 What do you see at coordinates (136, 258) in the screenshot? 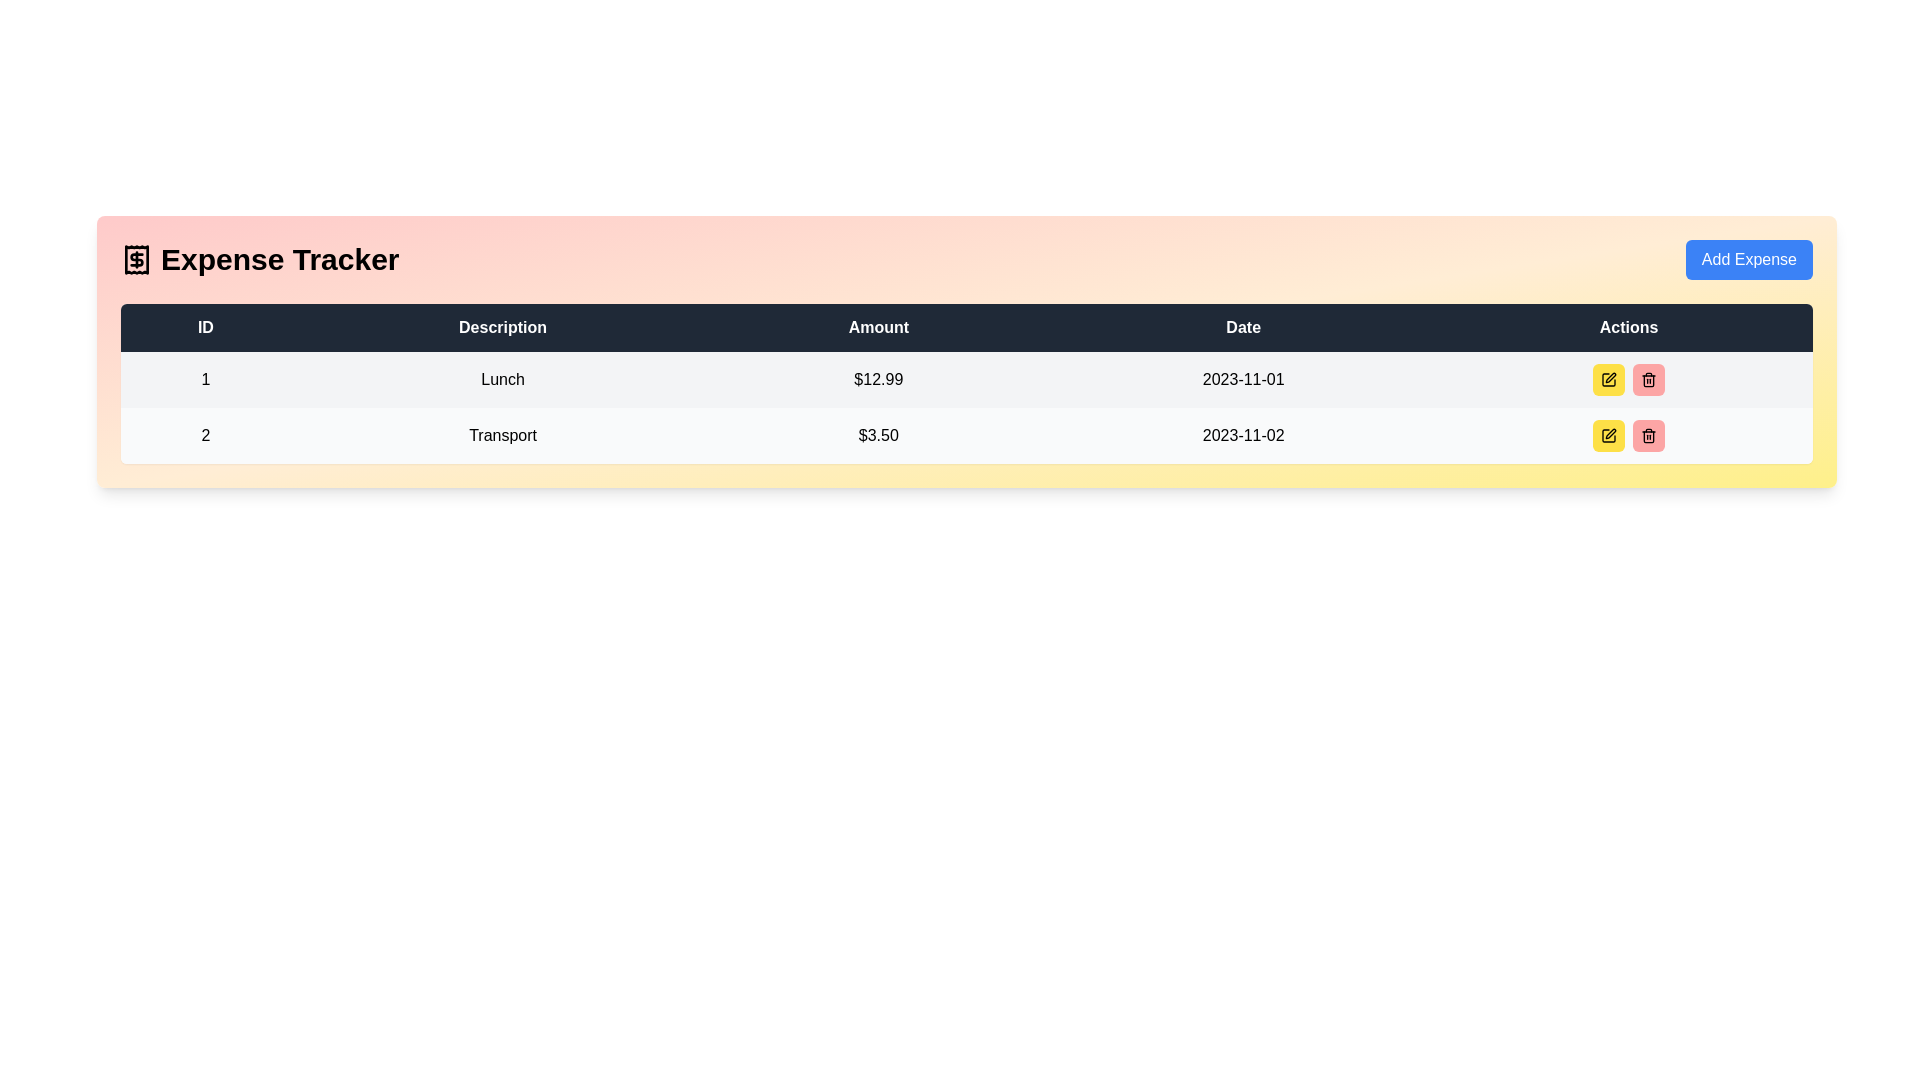
I see `the SVG icon resembling a receipt document with a dollar symbol, located before the 'Expense Tracker' title in the header section` at bounding box center [136, 258].